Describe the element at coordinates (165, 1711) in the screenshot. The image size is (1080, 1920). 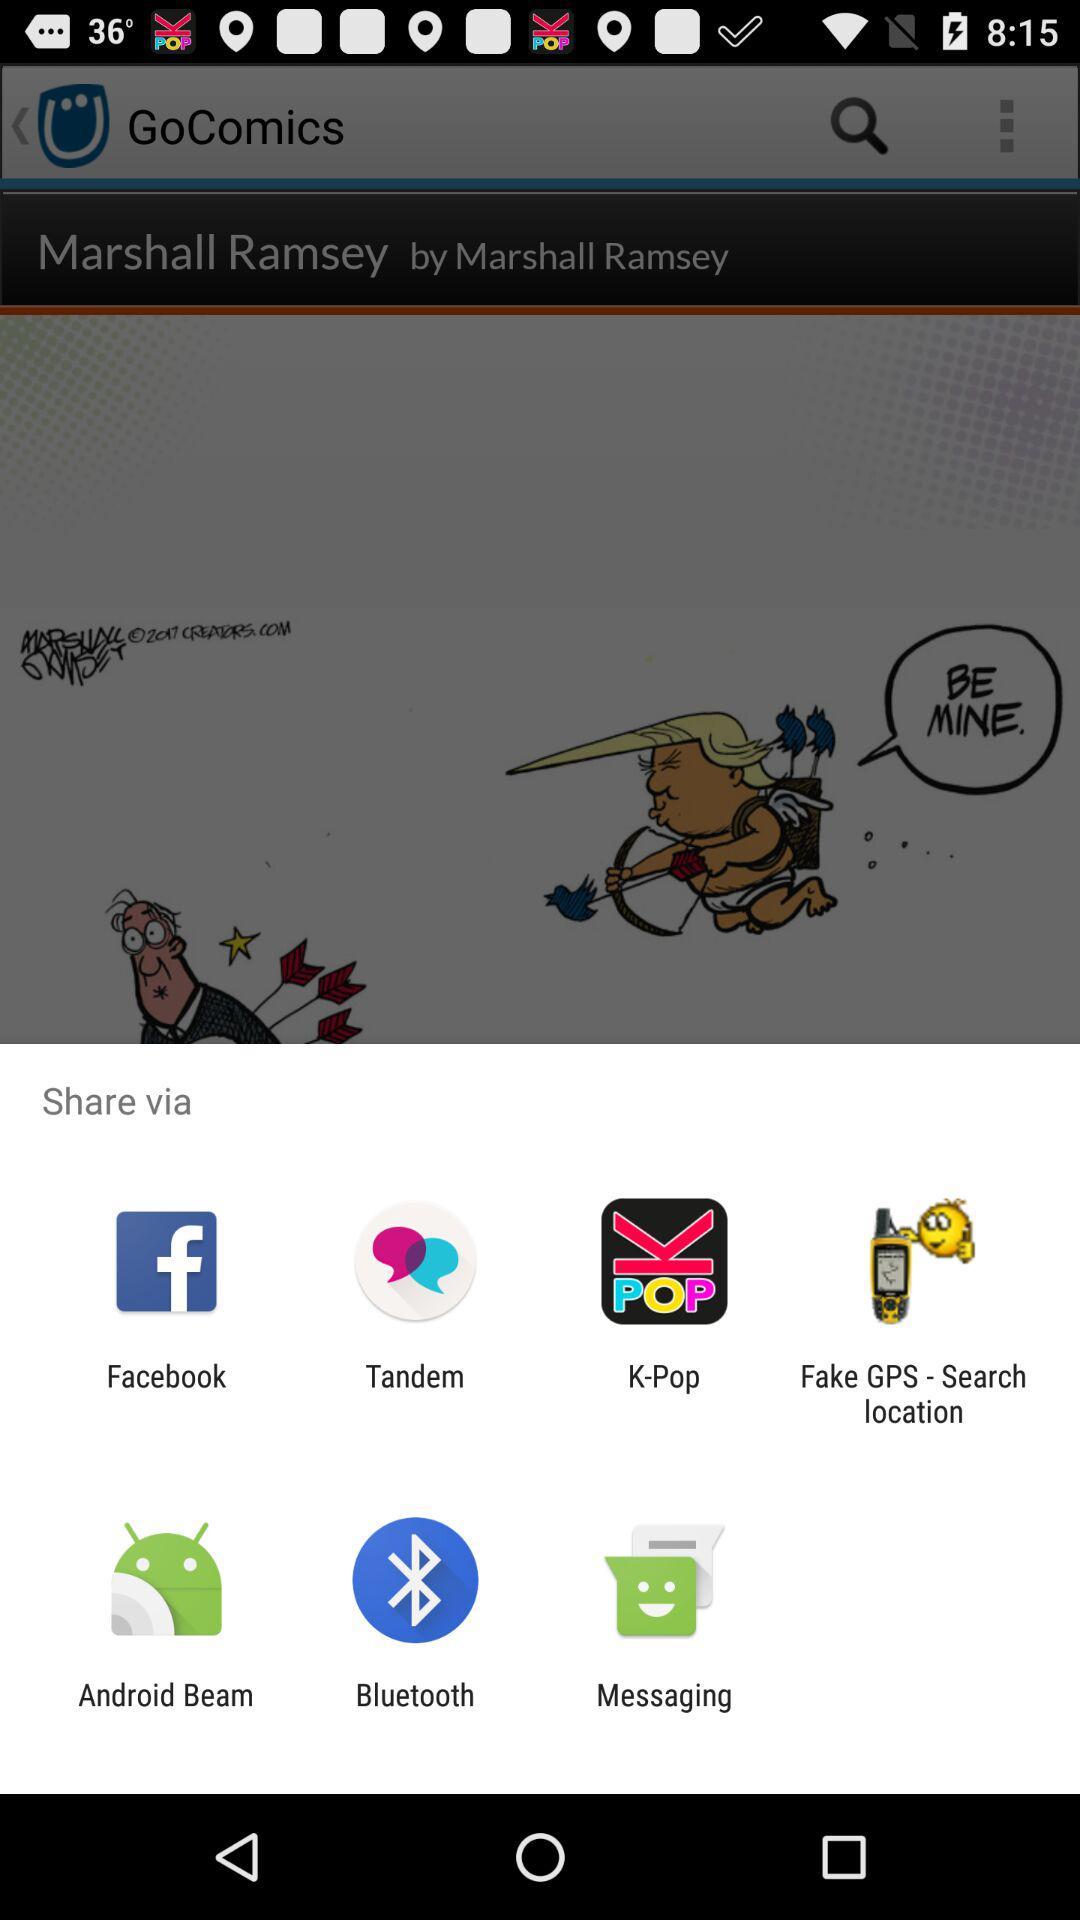
I see `item to the left of bluetooth app` at that location.